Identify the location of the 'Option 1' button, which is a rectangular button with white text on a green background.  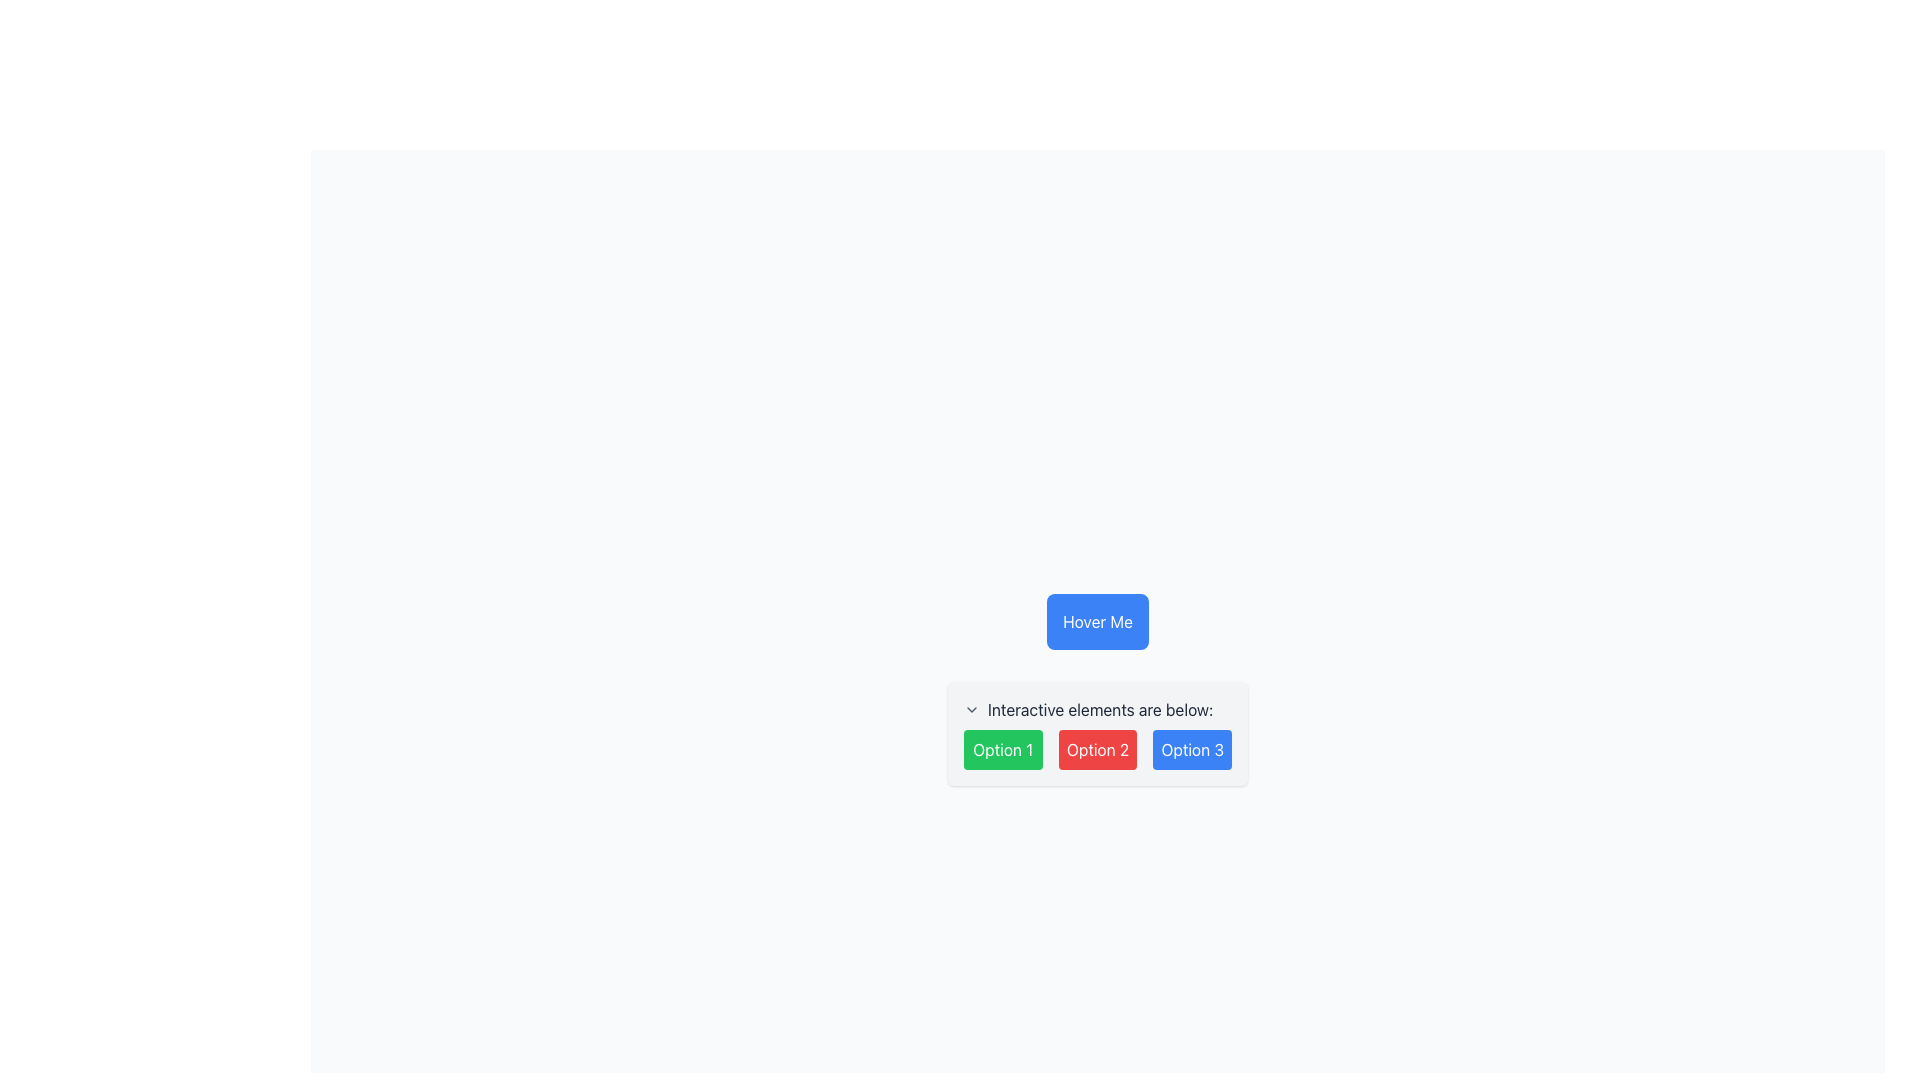
(1003, 749).